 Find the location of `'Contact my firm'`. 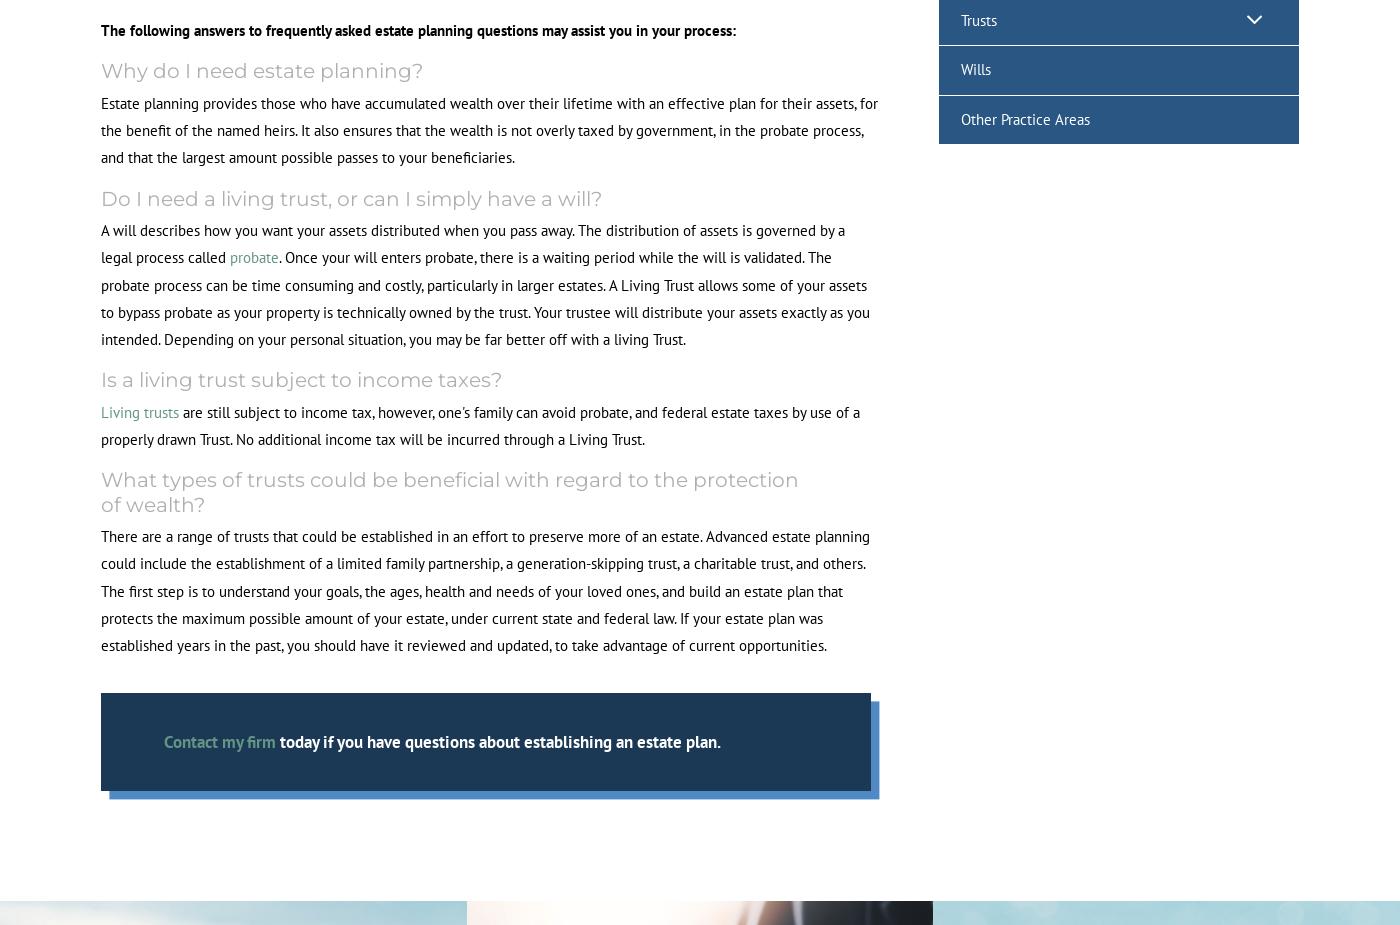

'Contact my firm' is located at coordinates (162, 741).